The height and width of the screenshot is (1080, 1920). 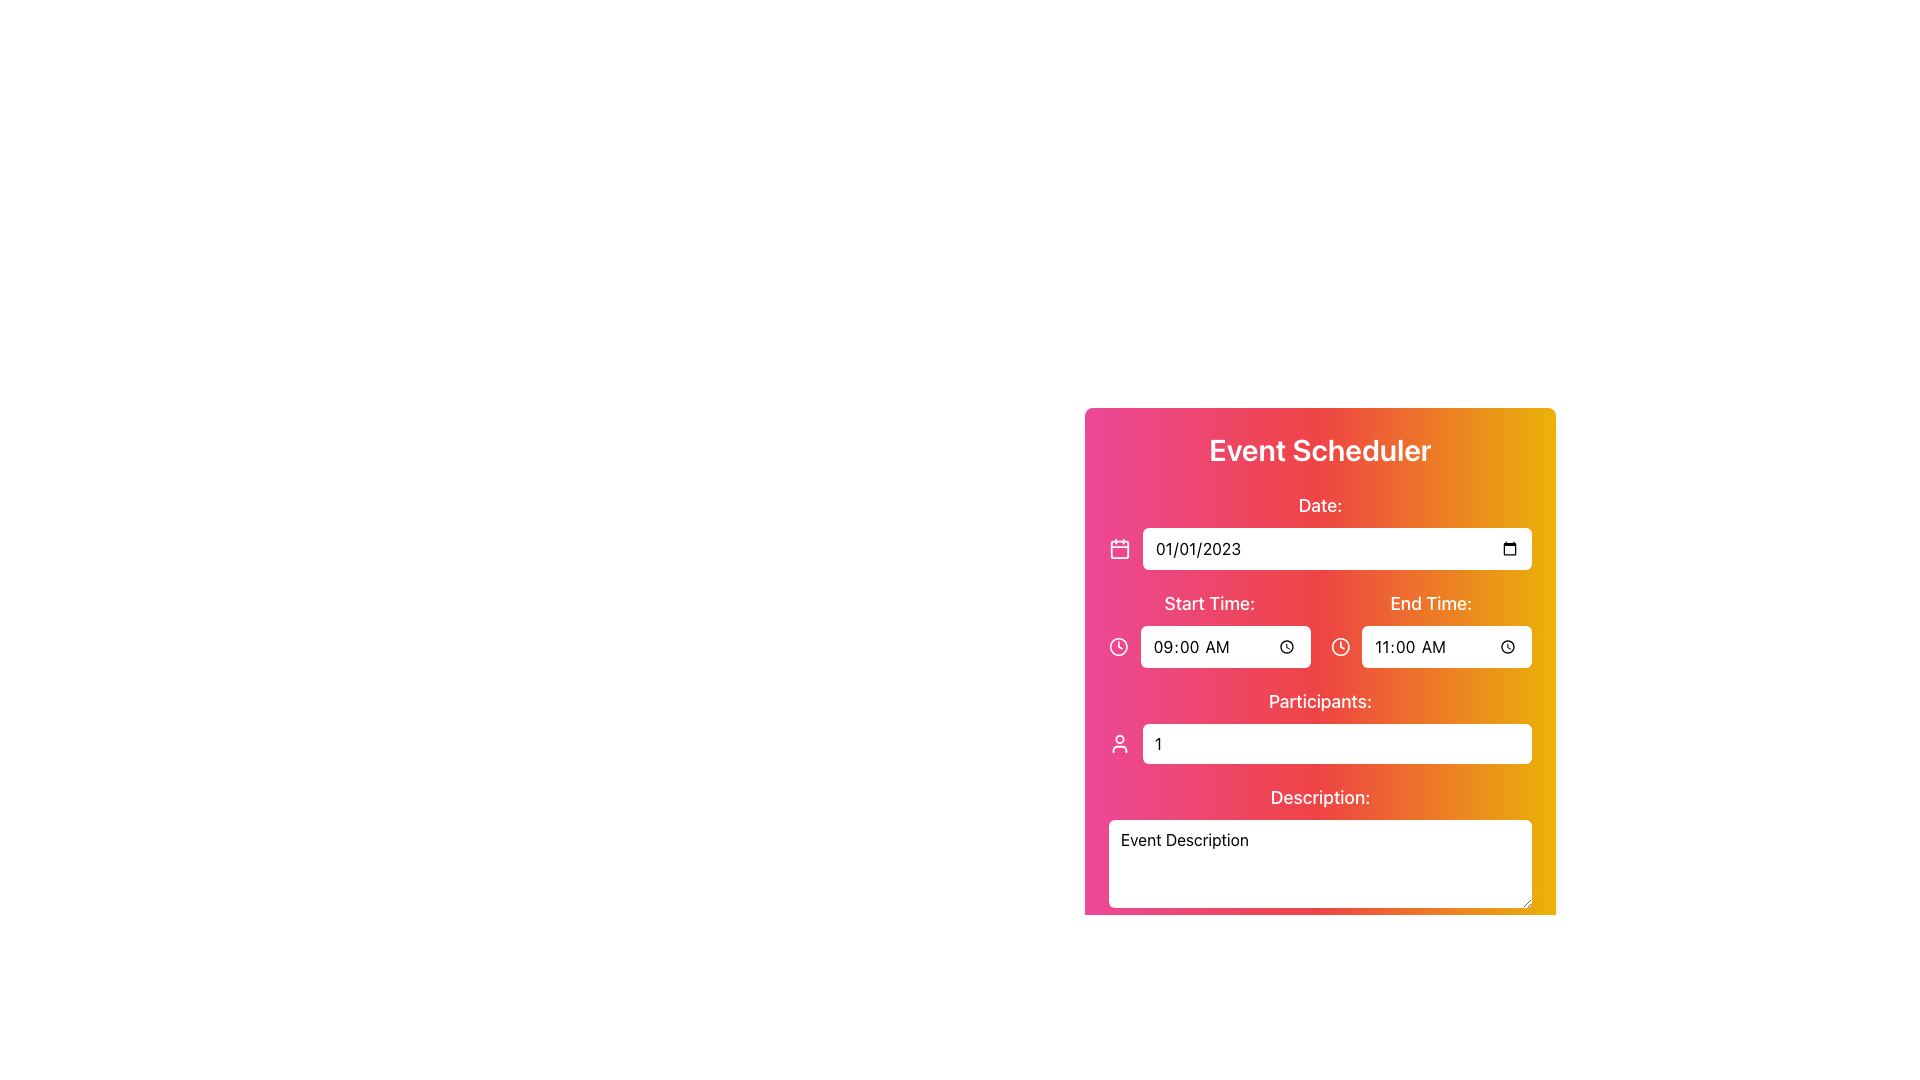 What do you see at coordinates (1320, 797) in the screenshot?
I see `the Text Label indicating the purpose of the text box for event description, which is positioned above the multi-line text input element` at bounding box center [1320, 797].